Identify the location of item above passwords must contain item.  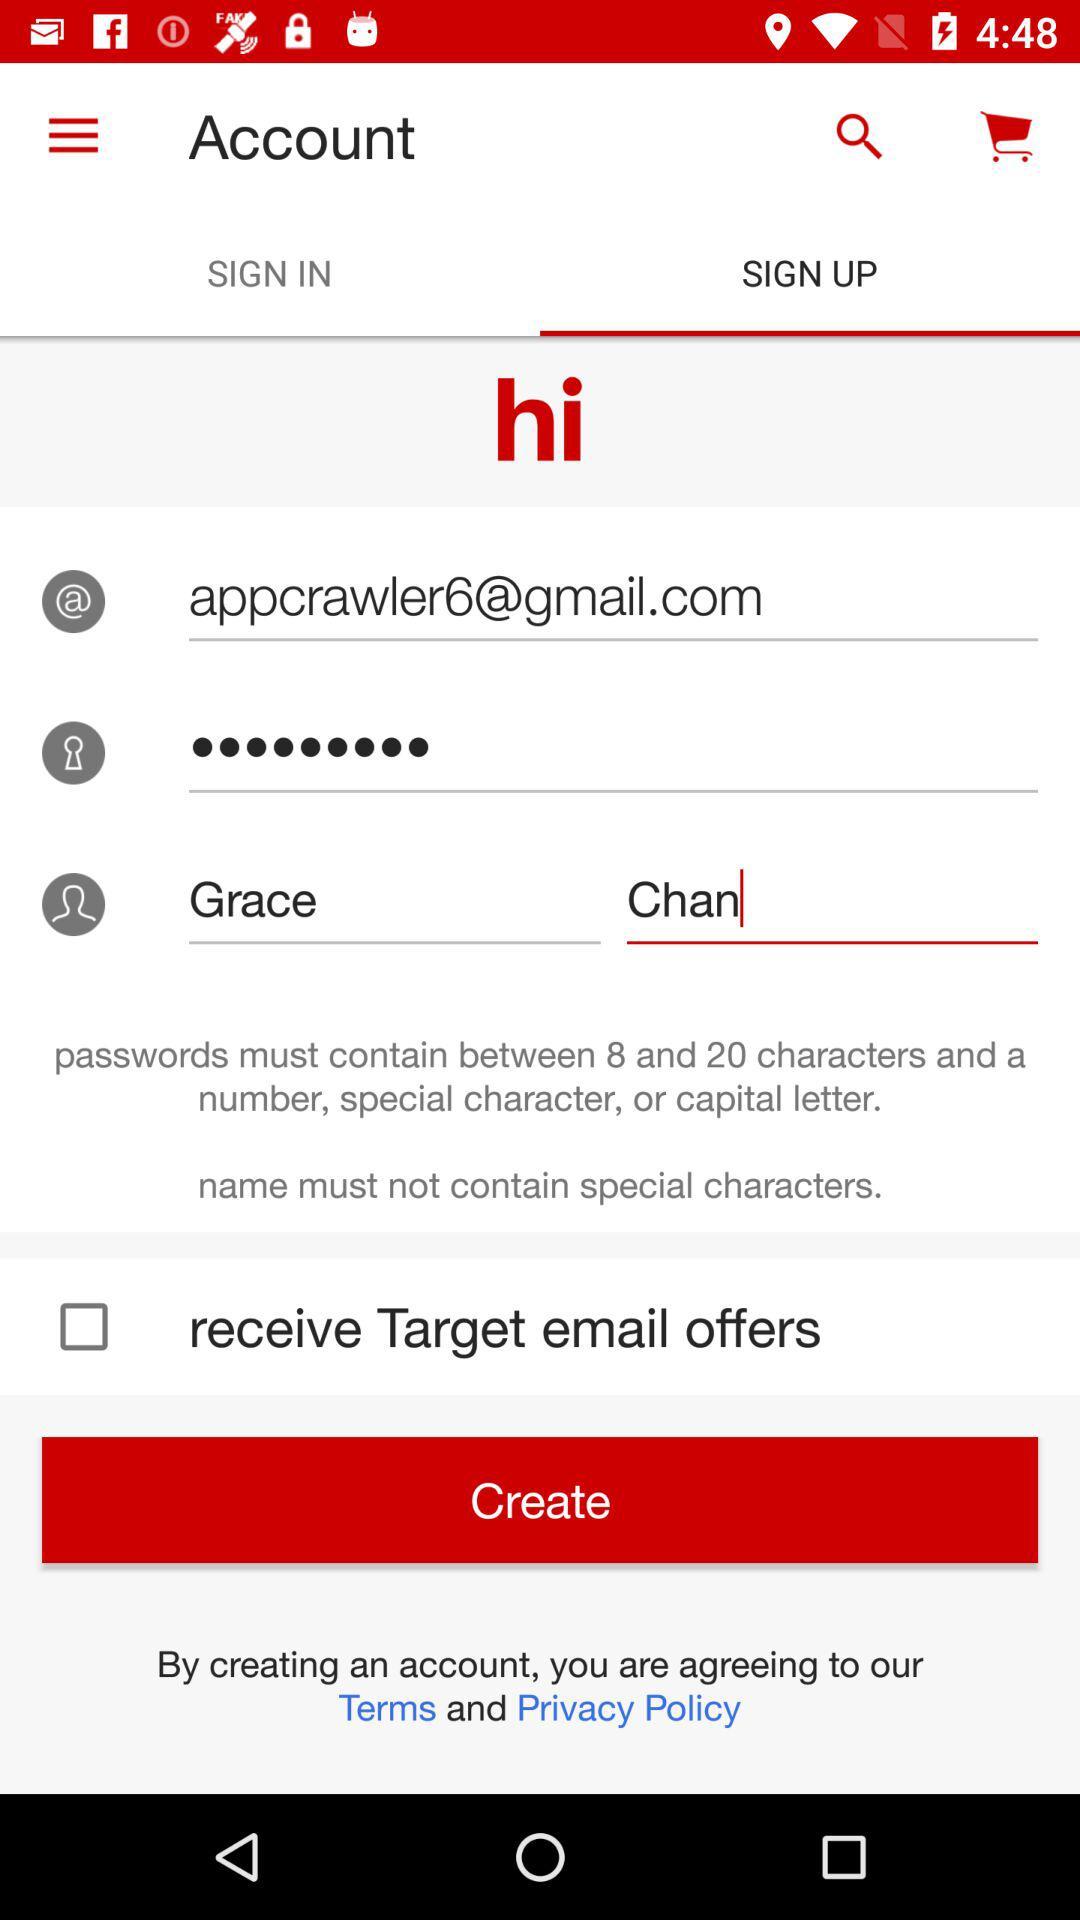
(394, 897).